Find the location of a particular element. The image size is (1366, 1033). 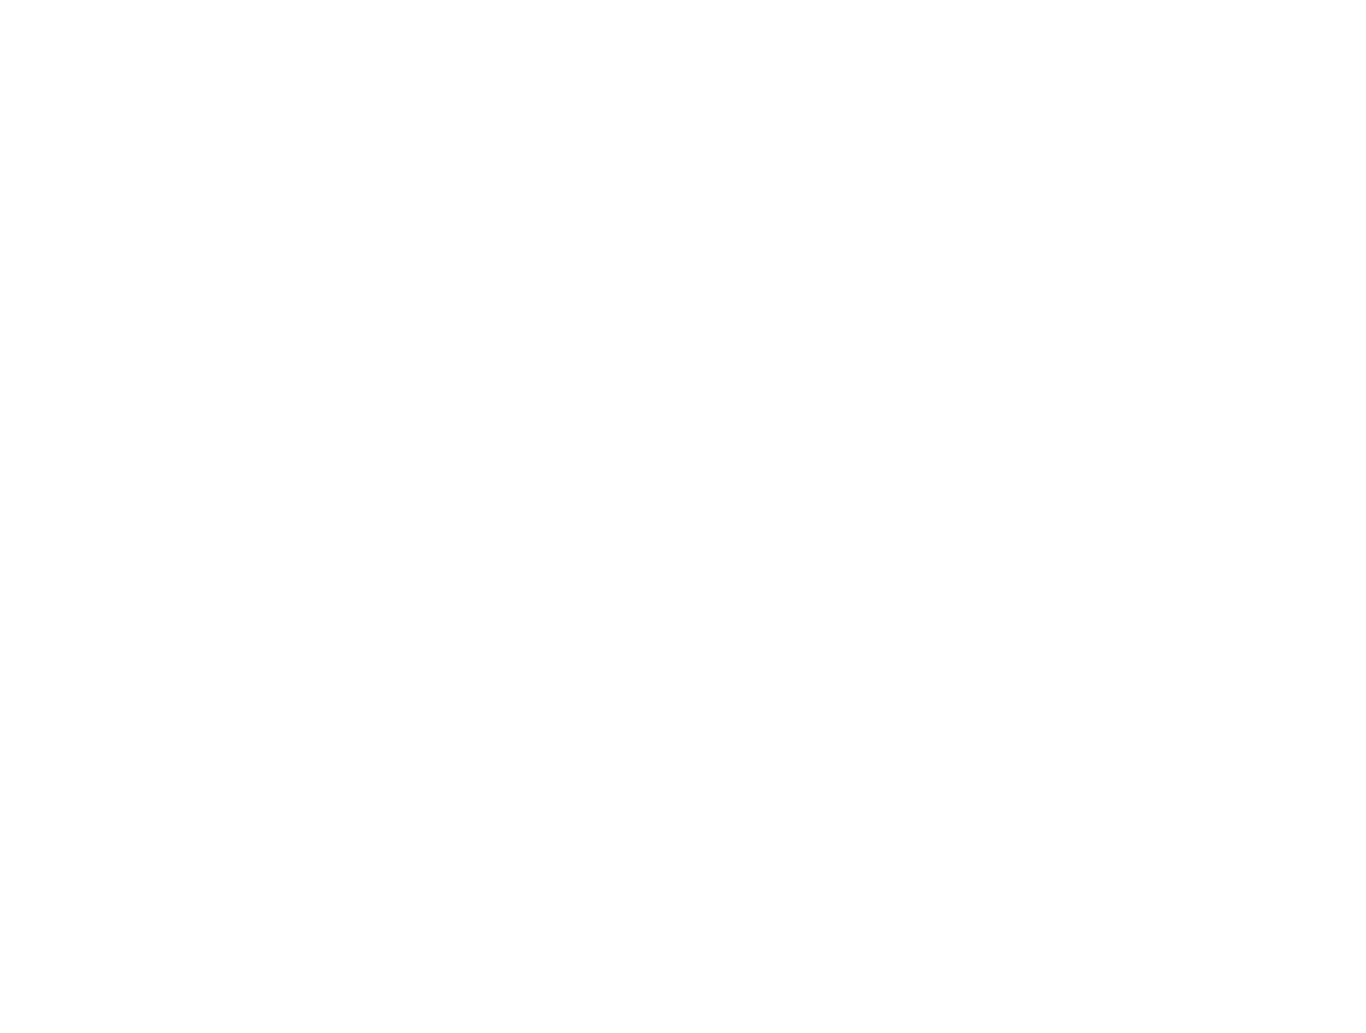

'Dual Ride-Up SRL Retrofit Kit for Kendon Dual Trailers' is located at coordinates (199, 563).